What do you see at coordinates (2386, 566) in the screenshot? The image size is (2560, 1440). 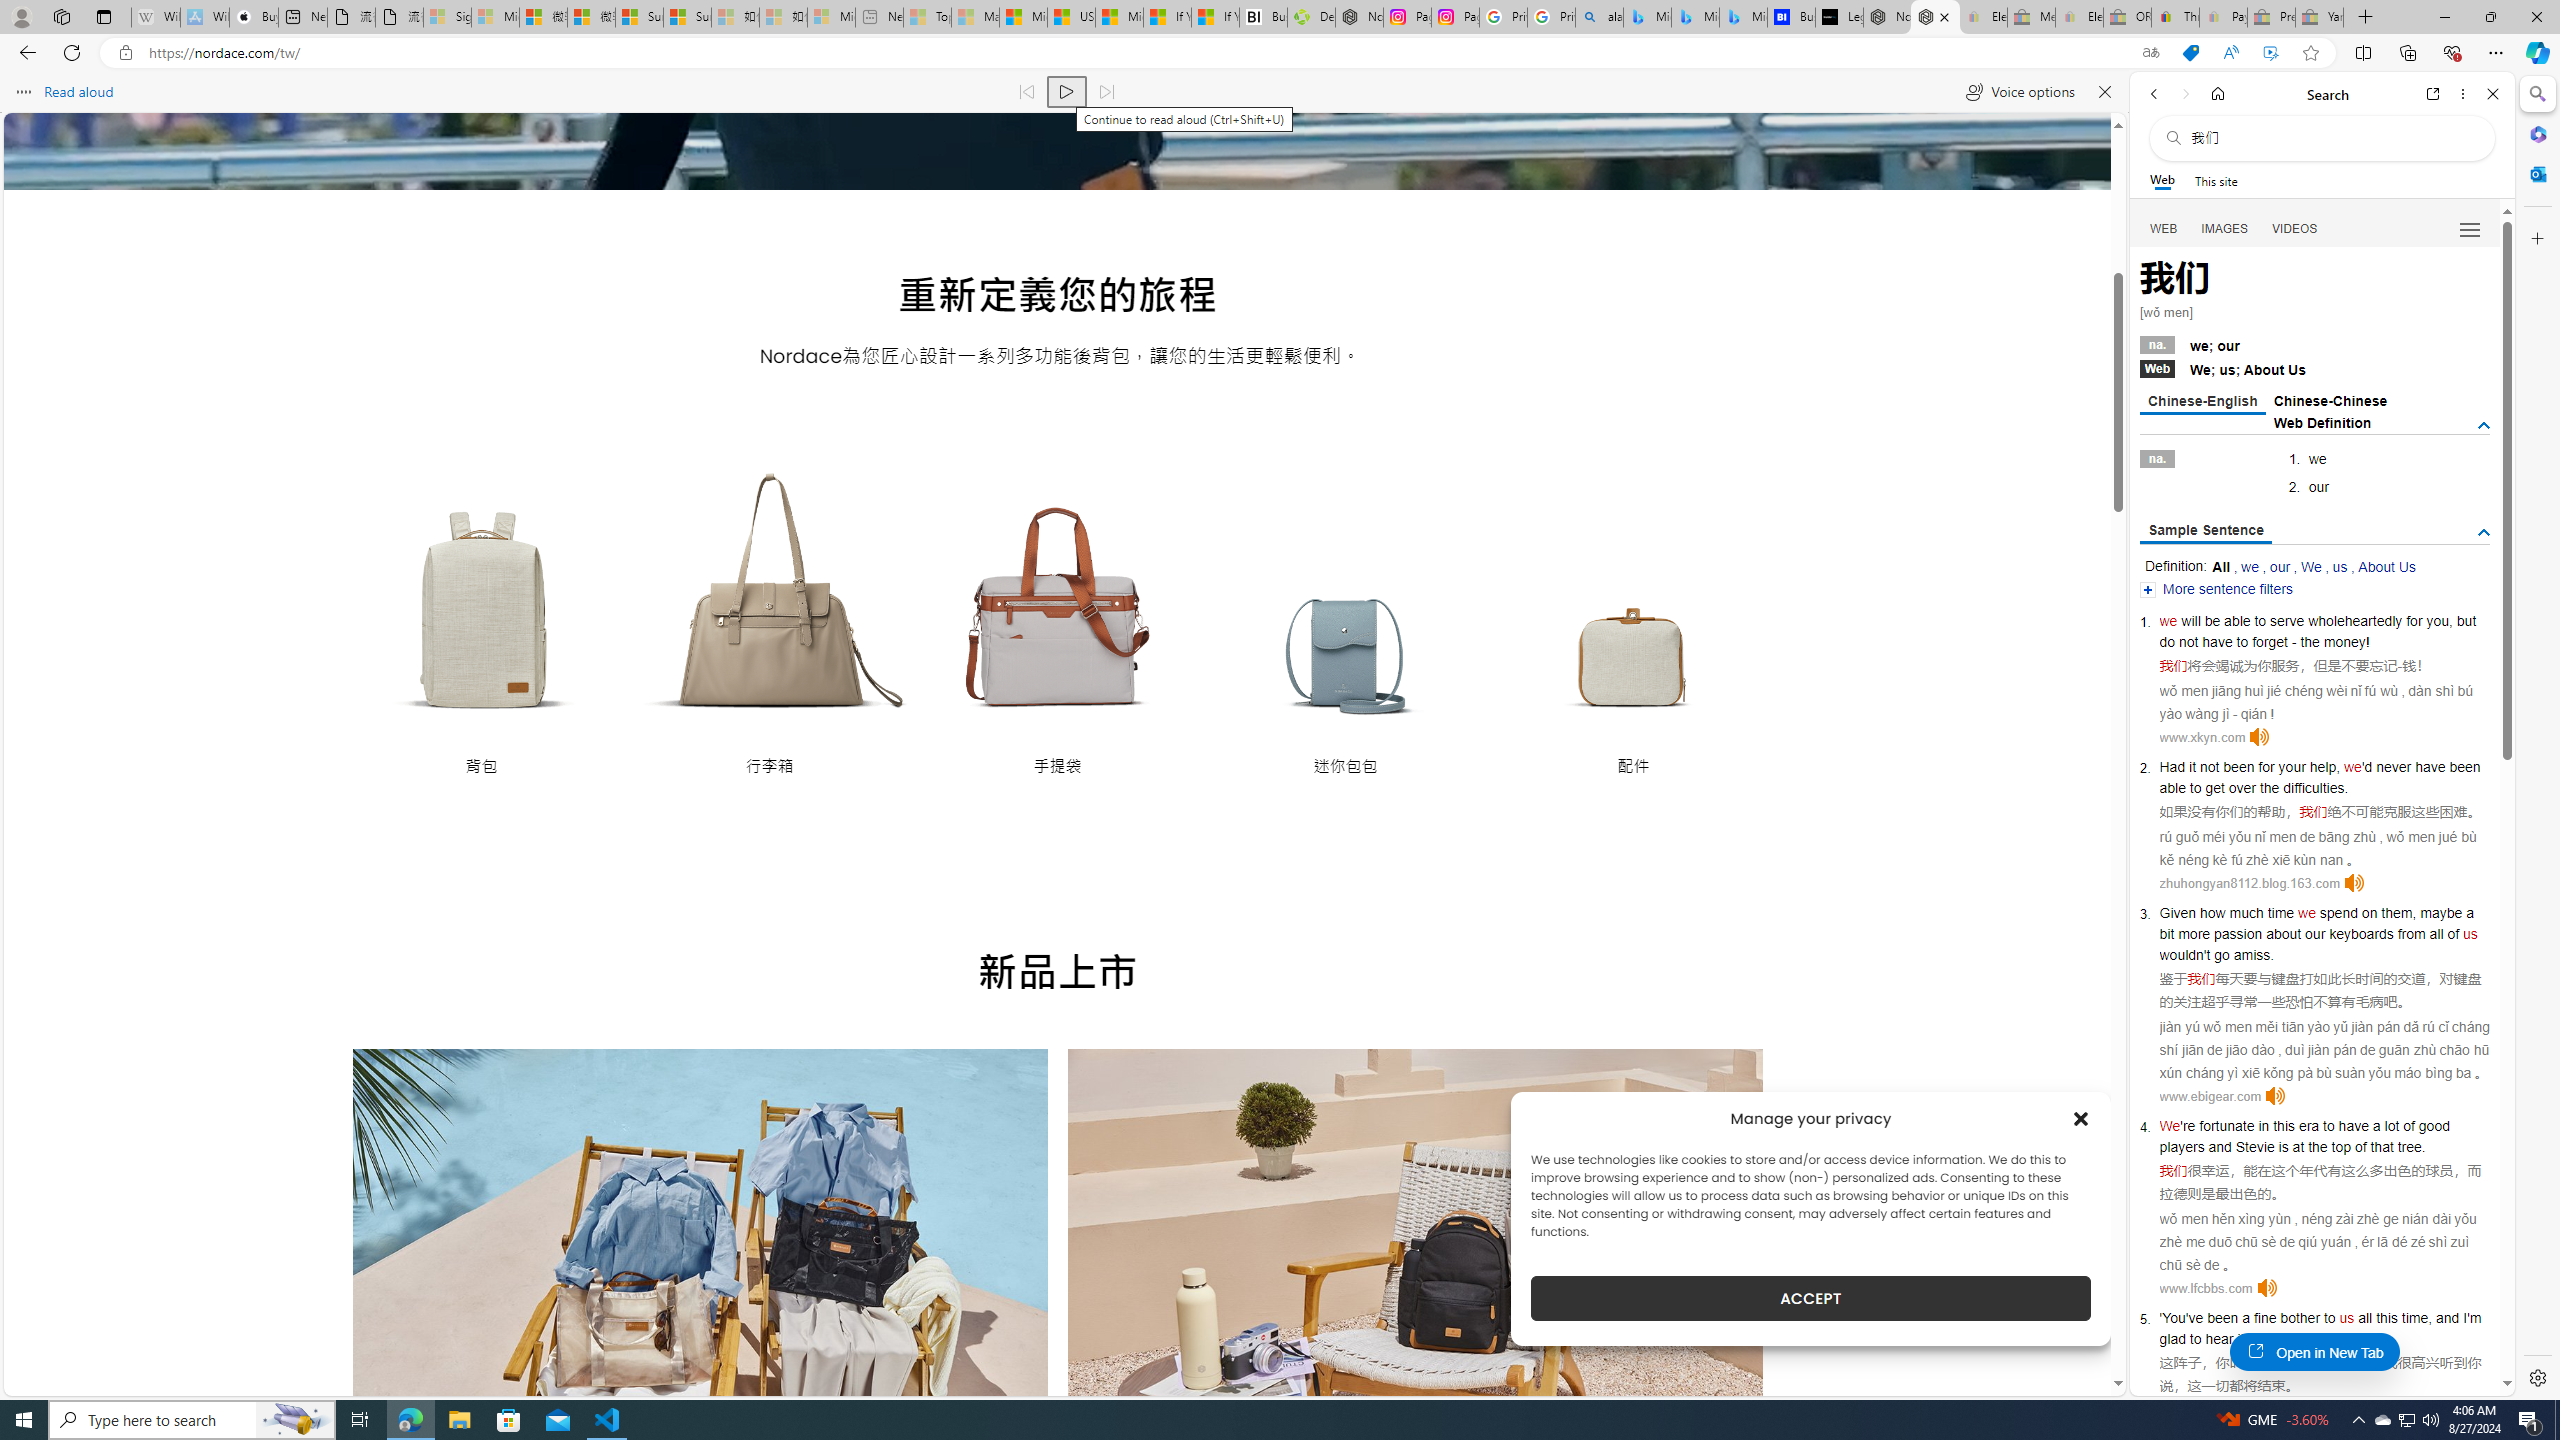 I see `'About Us'` at bounding box center [2386, 566].